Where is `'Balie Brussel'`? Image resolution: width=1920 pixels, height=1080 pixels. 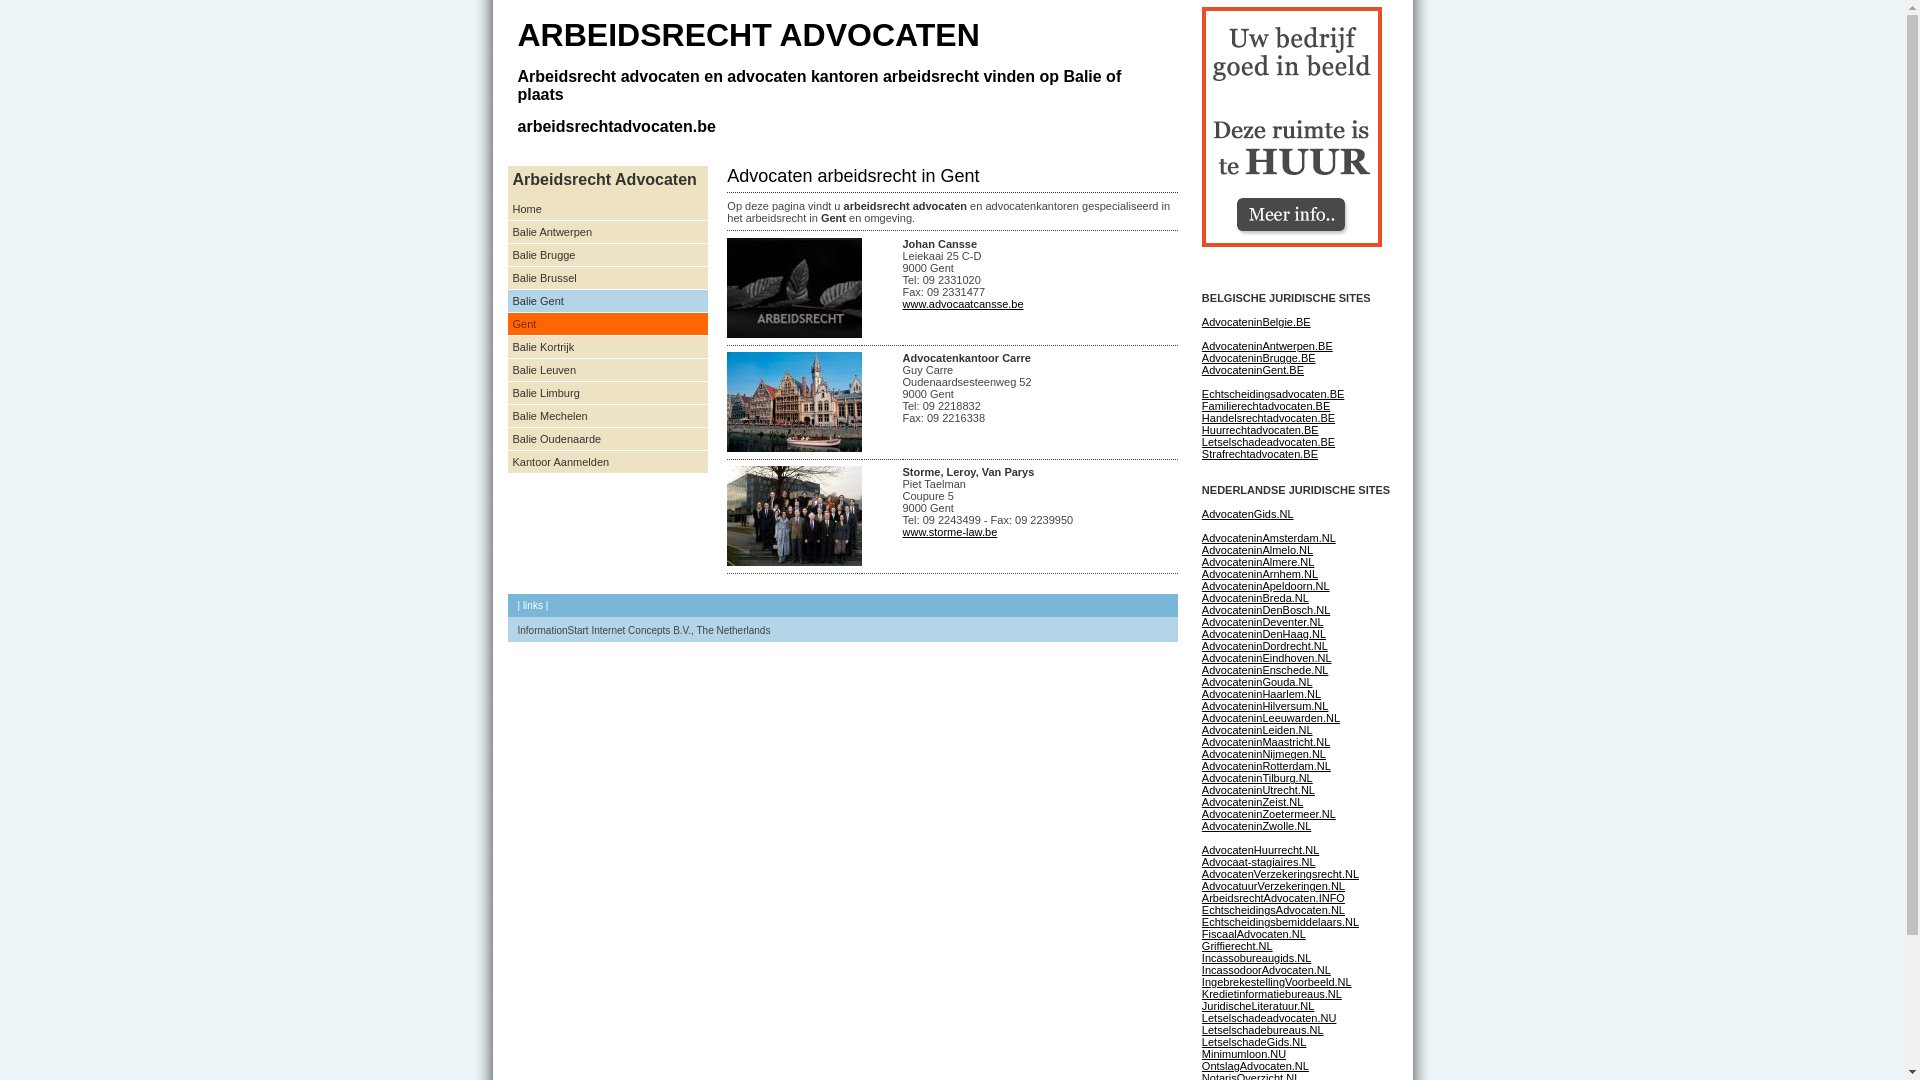
'Balie Brussel' is located at coordinates (607, 278).